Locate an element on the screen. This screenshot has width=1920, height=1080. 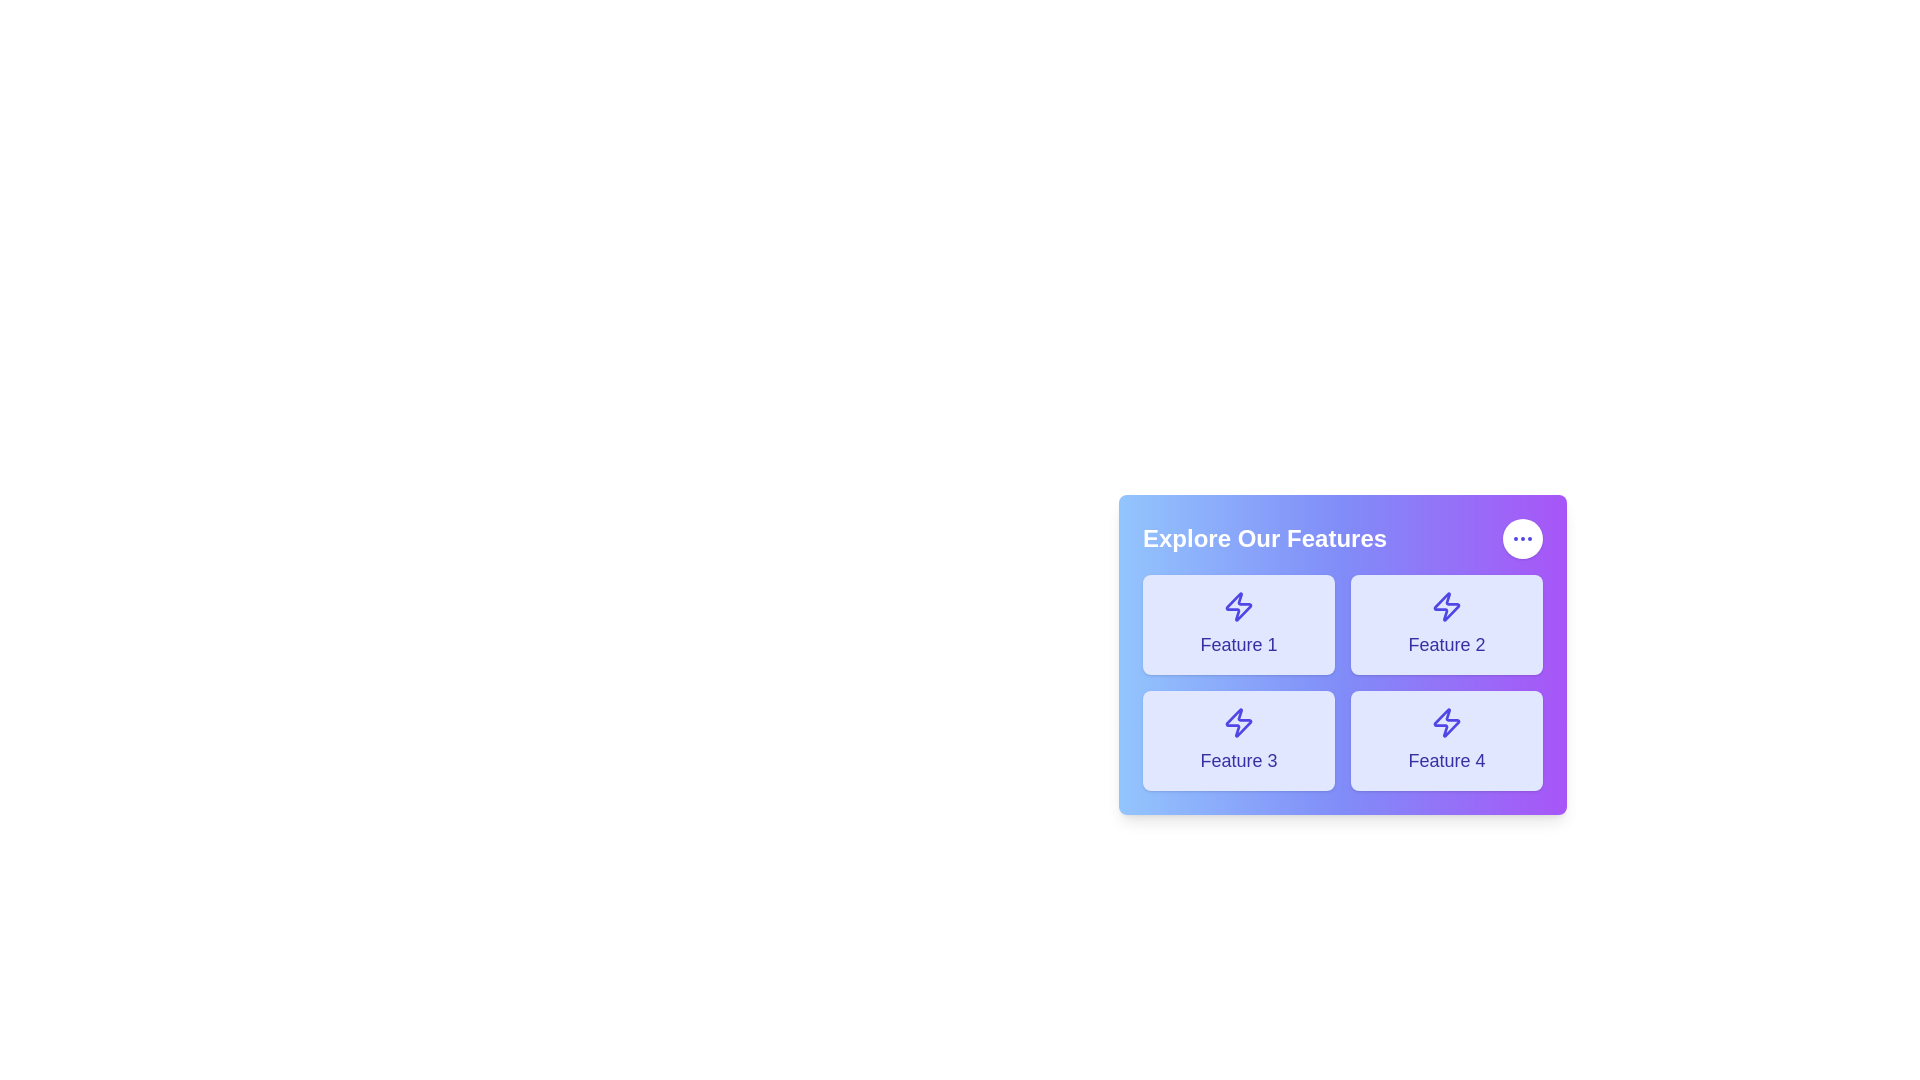
text displayed in the text label that says 'Feature 4', which is styled with a medium-large font size and deep indigo color, located in the bottom right quadrant of the grid is located at coordinates (1446, 760).